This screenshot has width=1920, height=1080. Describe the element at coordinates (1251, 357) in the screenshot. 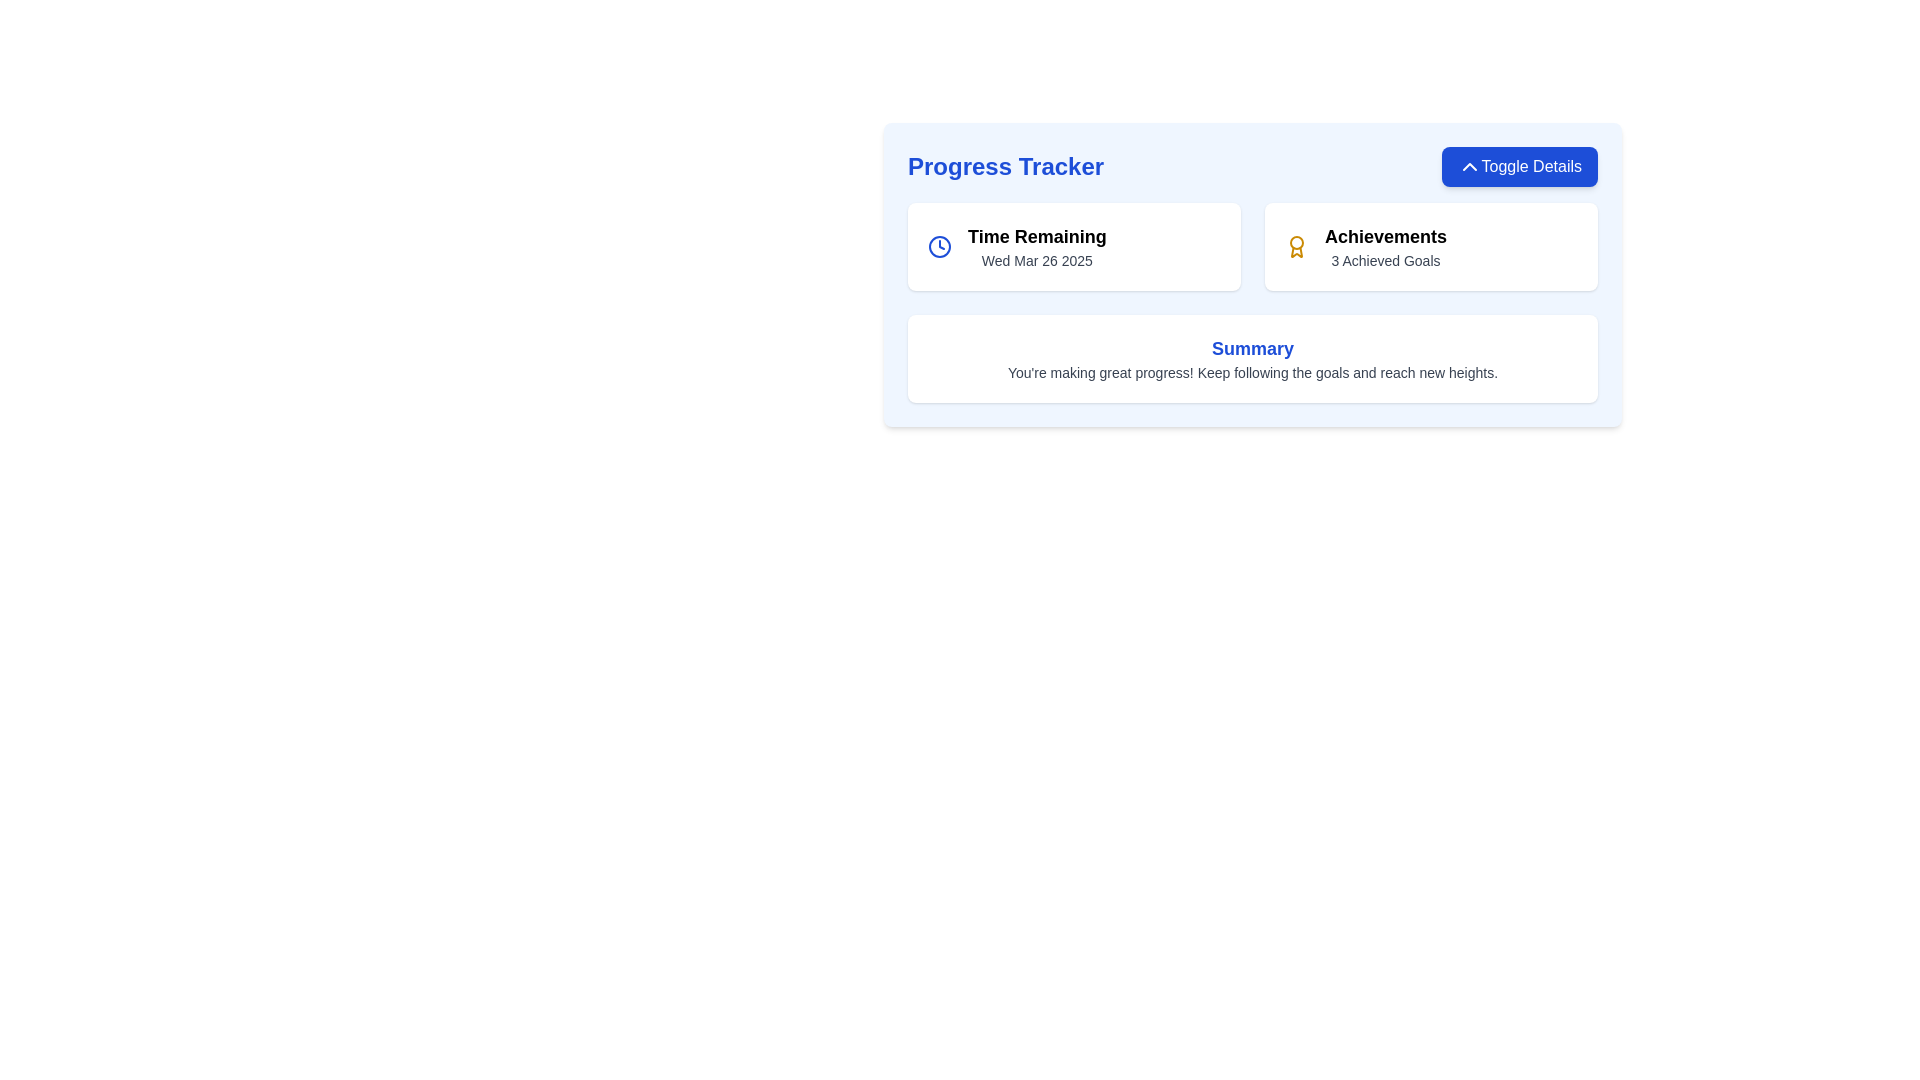

I see `the informational text box titled 'Summary' which displays a message about progress, styled in blue bold text with gray descriptive text below` at that location.